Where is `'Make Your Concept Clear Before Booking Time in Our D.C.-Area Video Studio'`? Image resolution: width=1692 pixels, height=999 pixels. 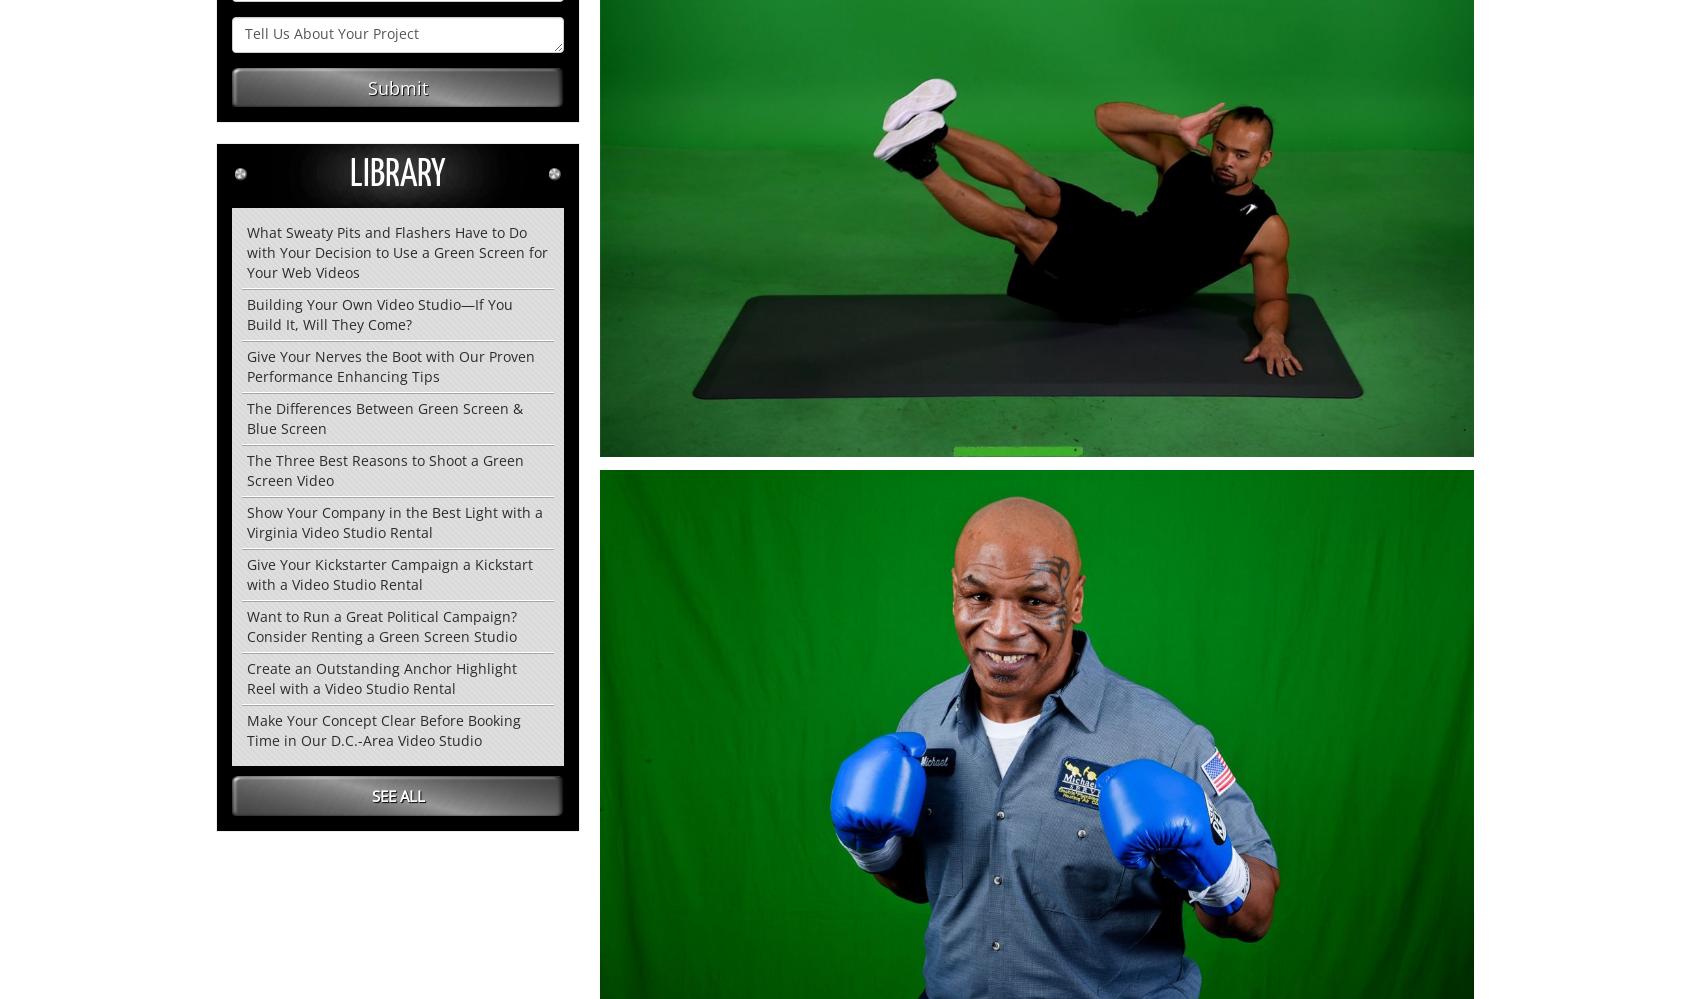 'Make Your Concept Clear Before Booking Time in Our D.C.-Area Video Studio' is located at coordinates (384, 729).